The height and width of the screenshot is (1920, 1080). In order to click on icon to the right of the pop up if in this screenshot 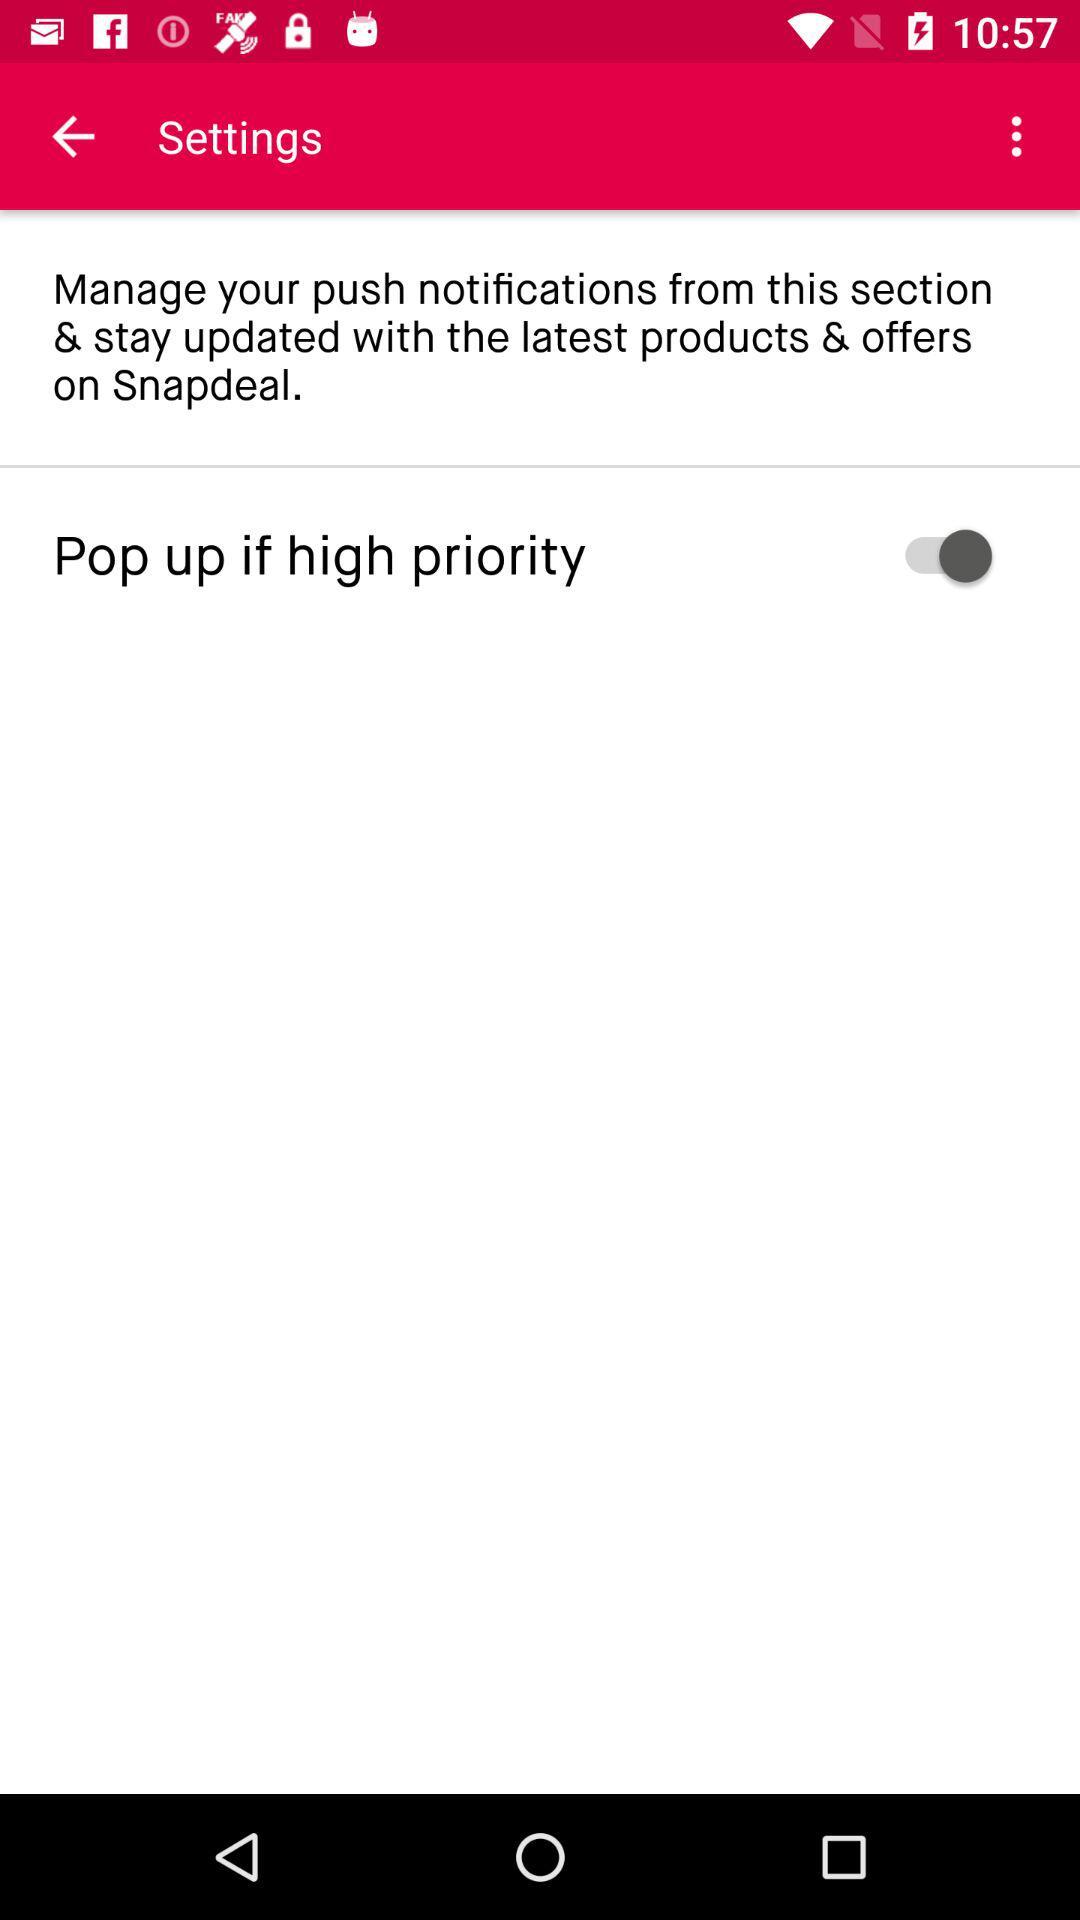, I will do `click(882, 556)`.